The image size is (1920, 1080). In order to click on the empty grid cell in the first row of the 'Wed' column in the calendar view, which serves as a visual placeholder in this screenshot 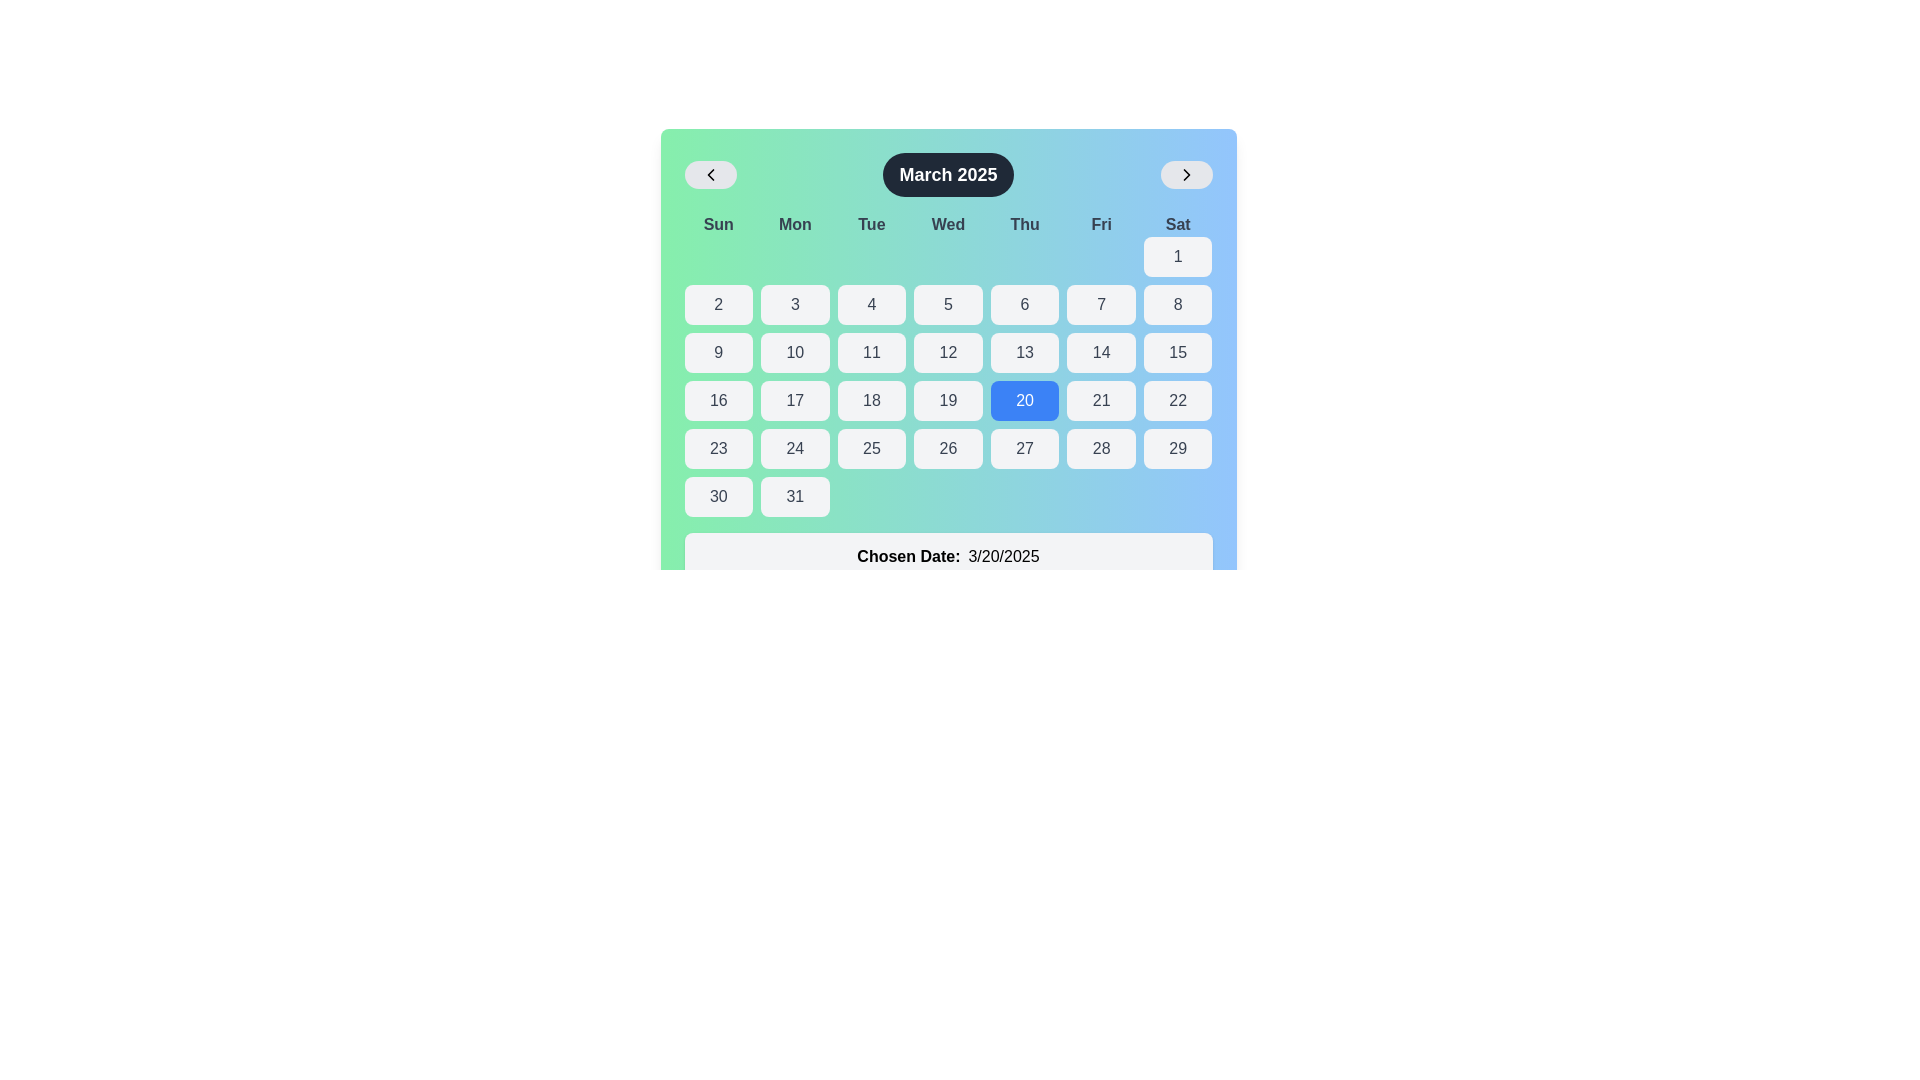, I will do `click(947, 256)`.